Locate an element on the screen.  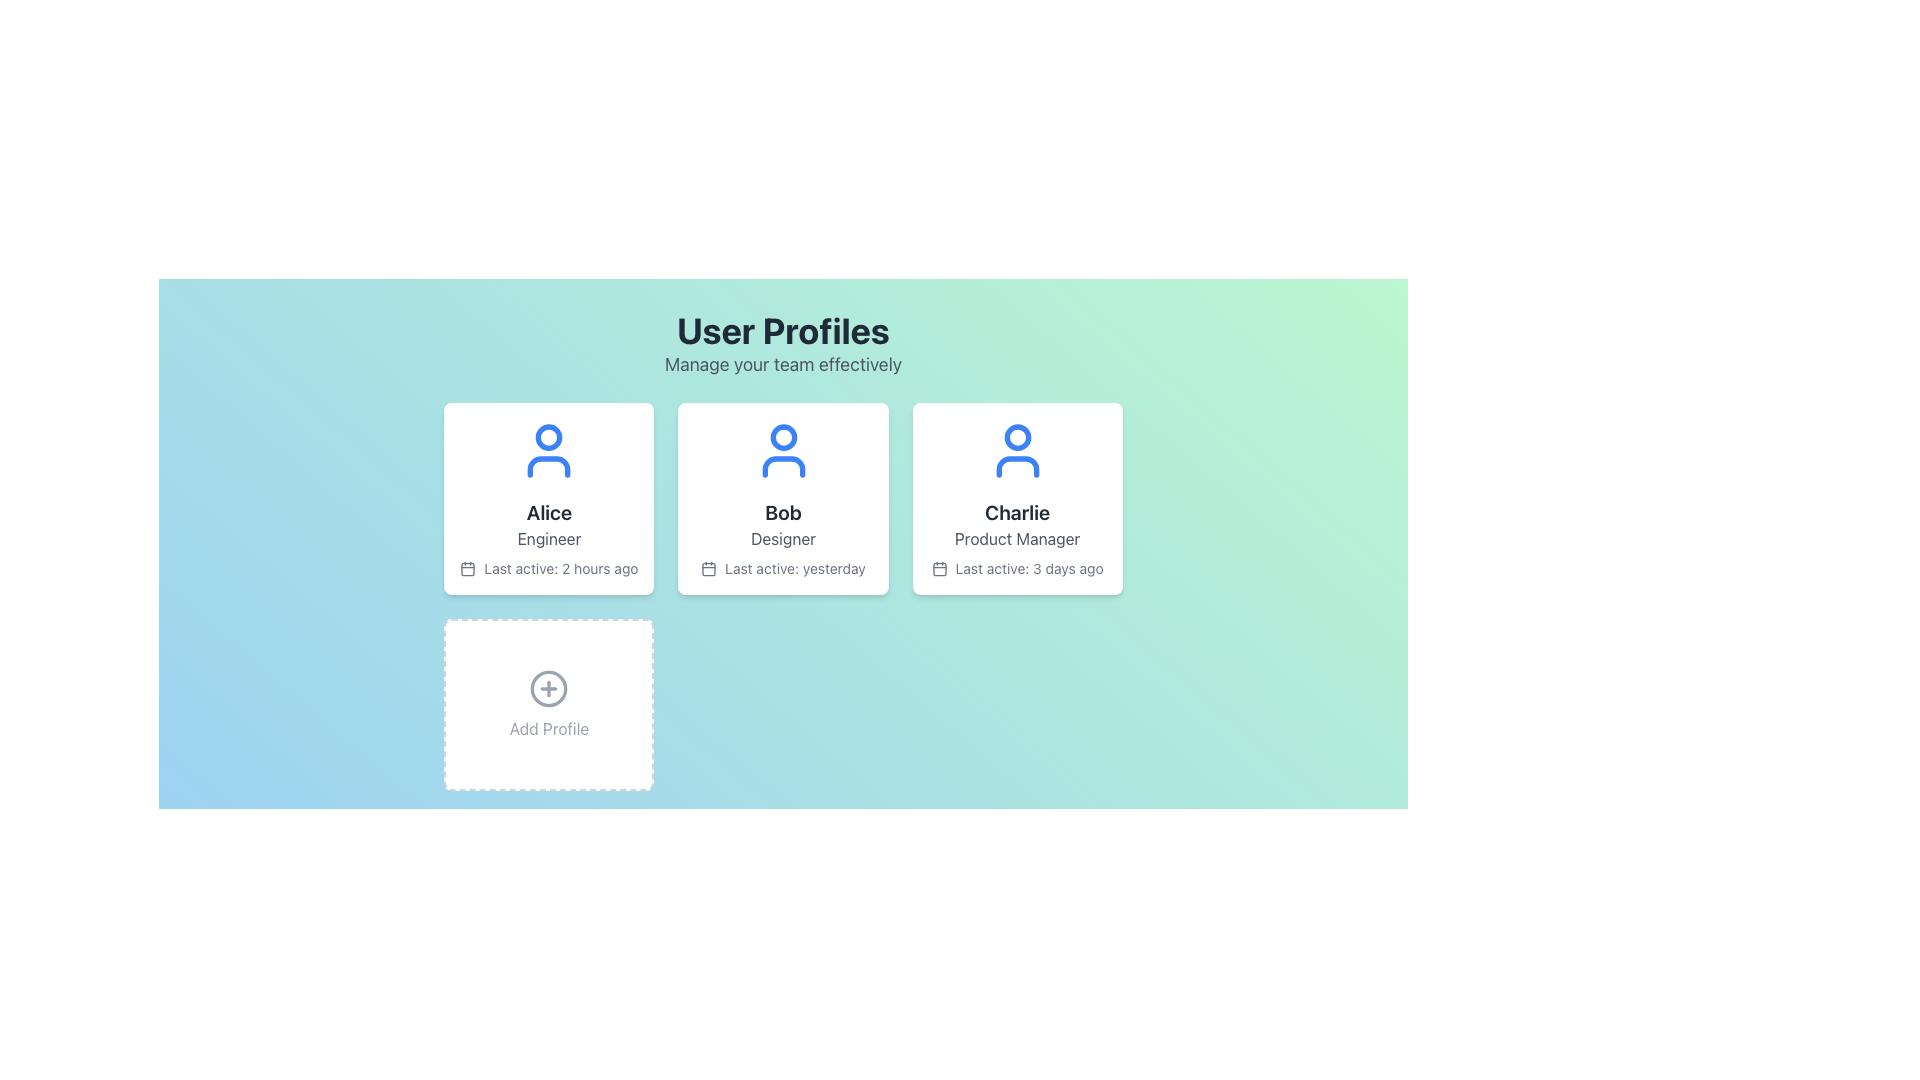
the decorative arc element in the SVG graphic that is part of Alice's user profile icon, located at the bottom of the circular head is located at coordinates (549, 466).